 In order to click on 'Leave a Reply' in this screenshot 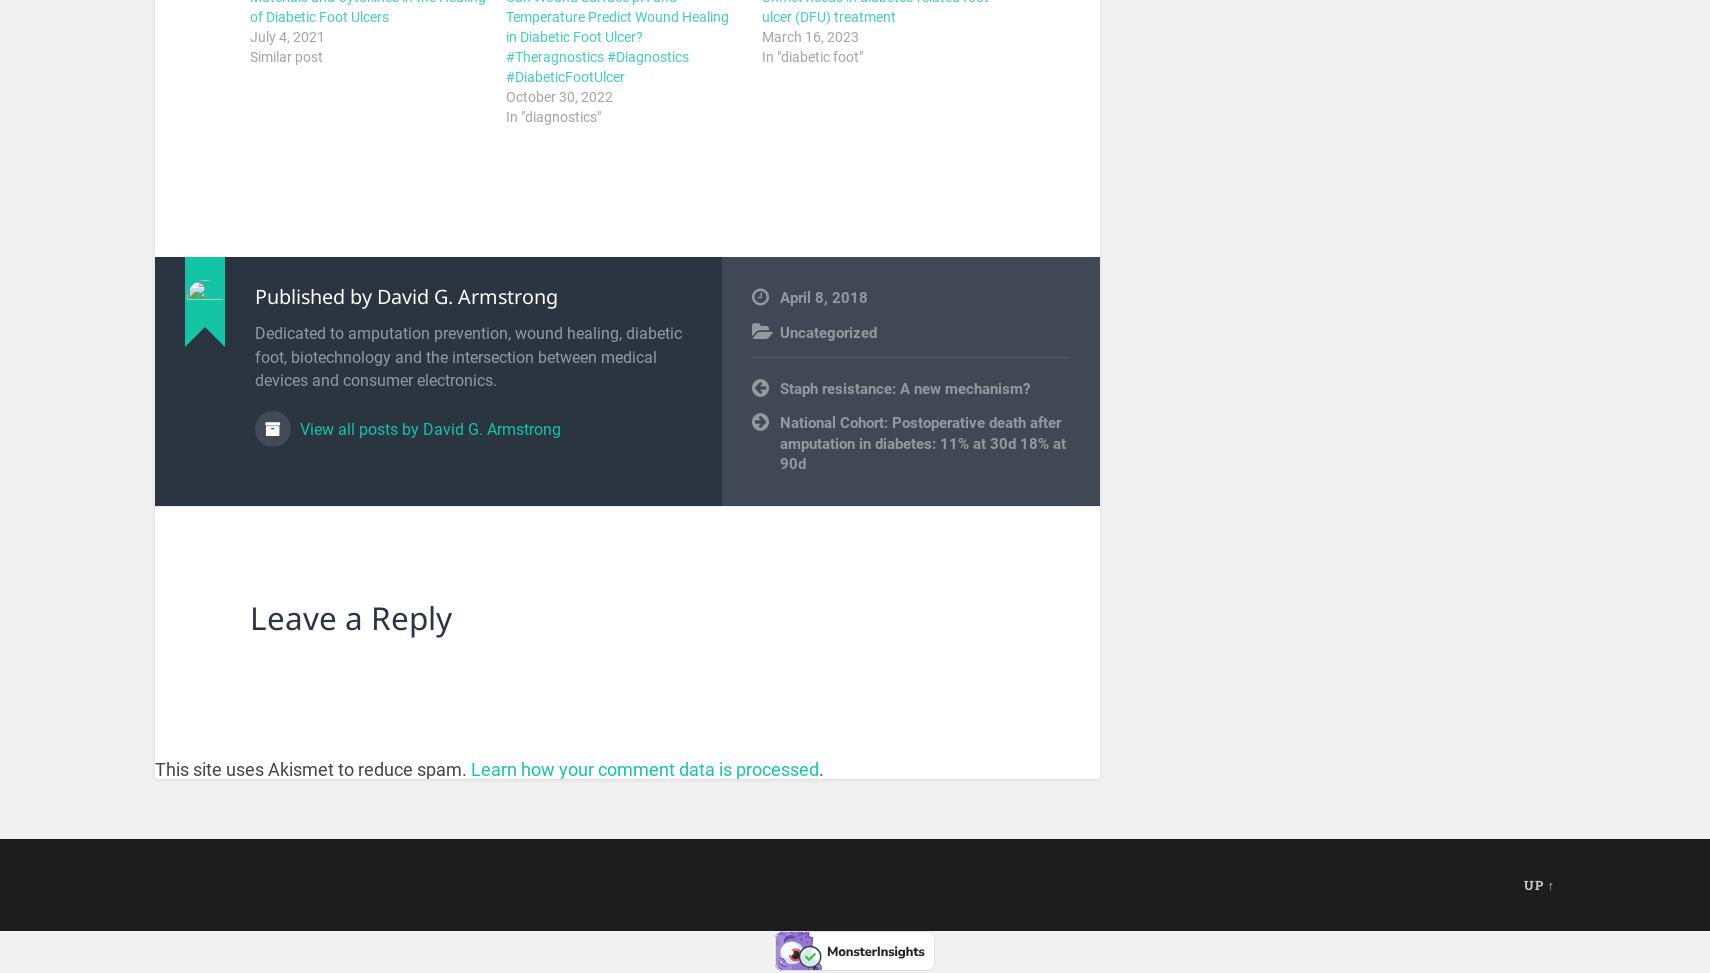, I will do `click(247, 616)`.